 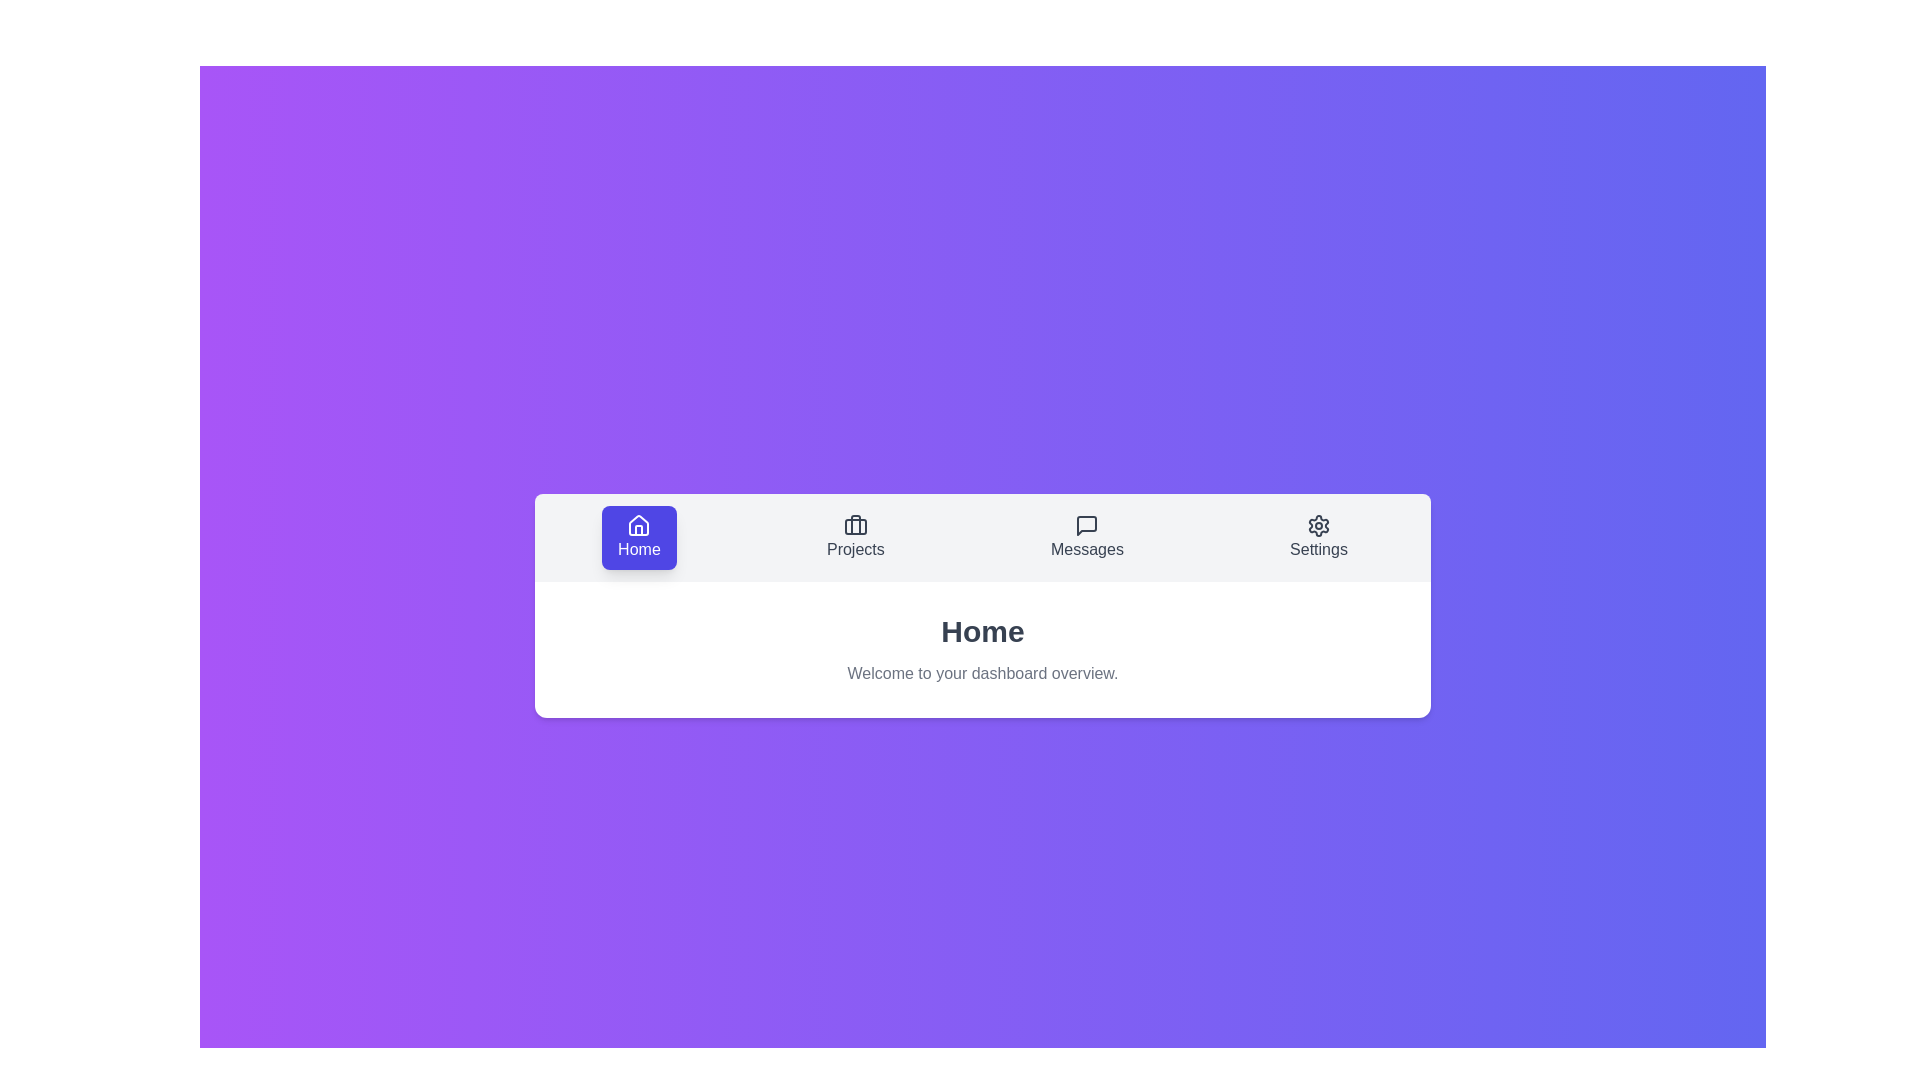 What do you see at coordinates (1319, 536) in the screenshot?
I see `the Settings tab by clicking on it` at bounding box center [1319, 536].